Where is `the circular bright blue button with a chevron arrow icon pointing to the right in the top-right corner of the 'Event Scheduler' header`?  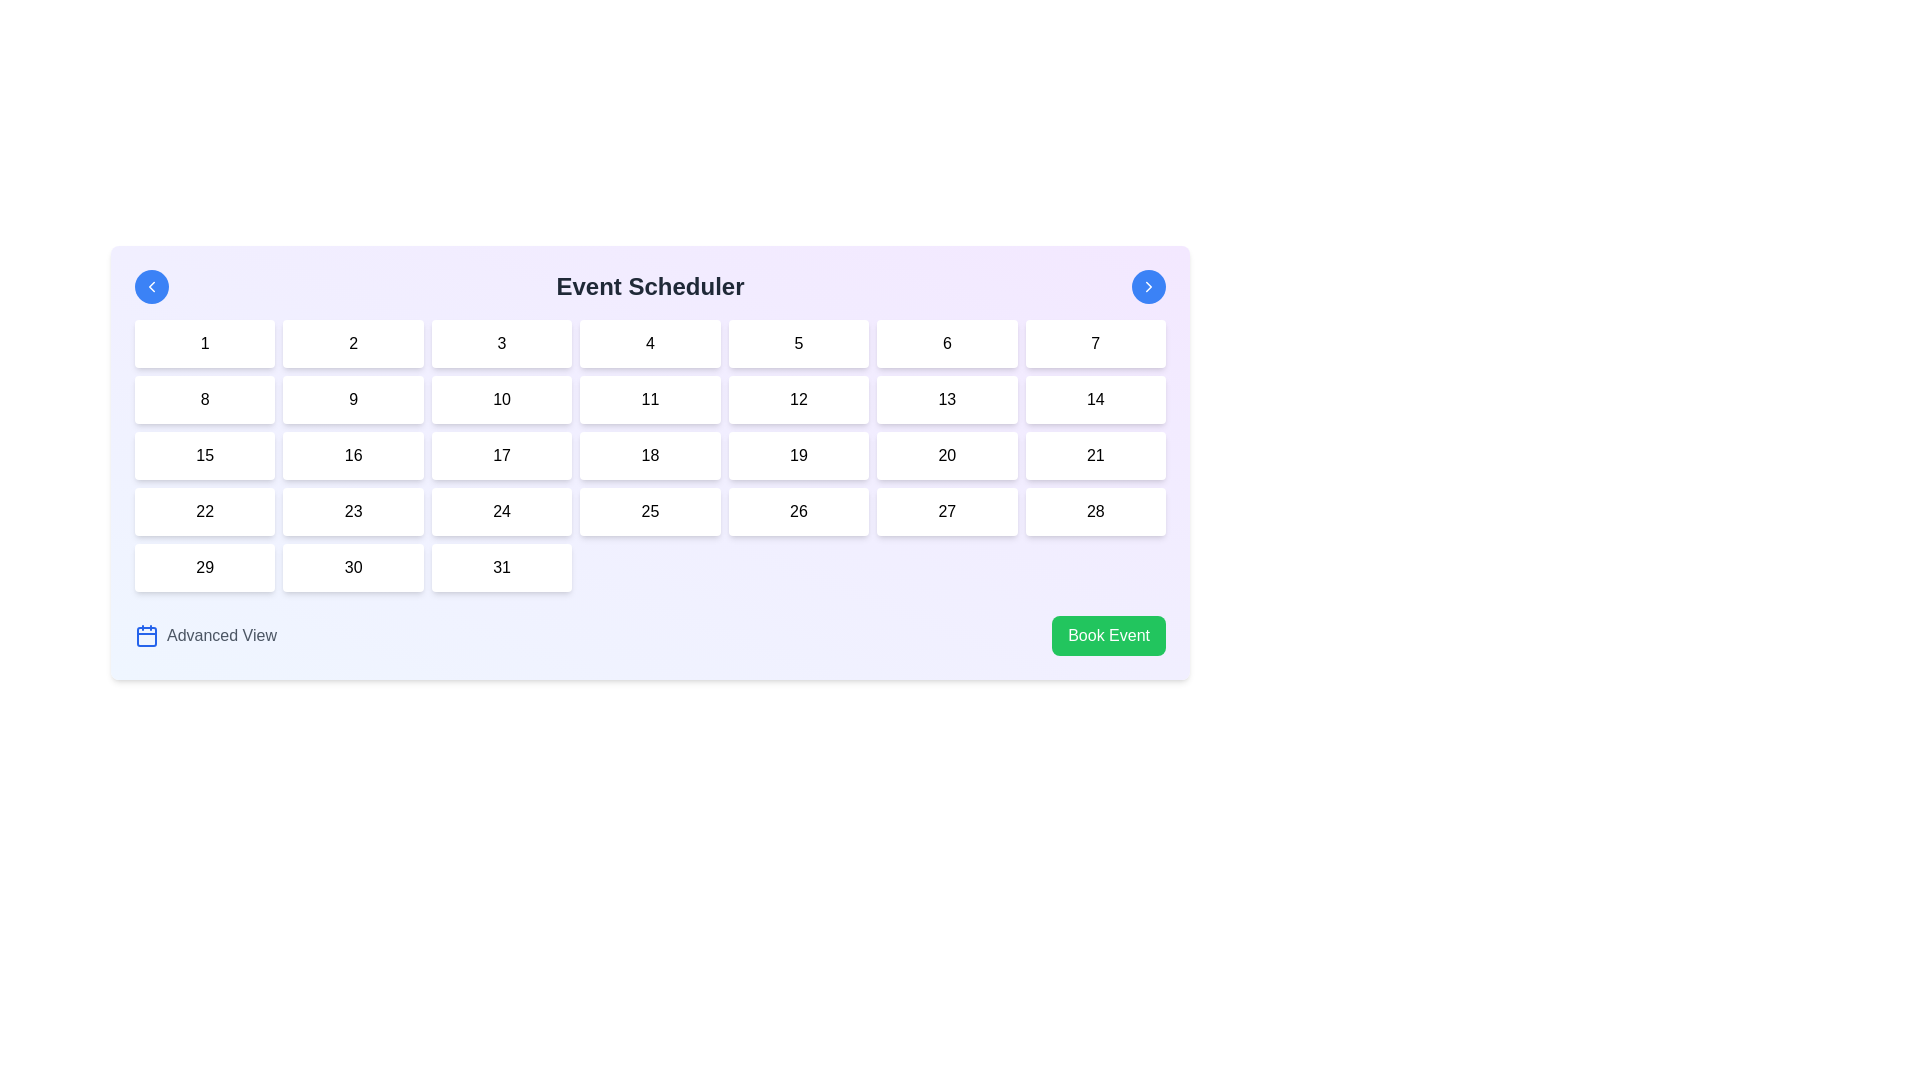 the circular bright blue button with a chevron arrow icon pointing to the right in the top-right corner of the 'Event Scheduler' header is located at coordinates (1148, 286).